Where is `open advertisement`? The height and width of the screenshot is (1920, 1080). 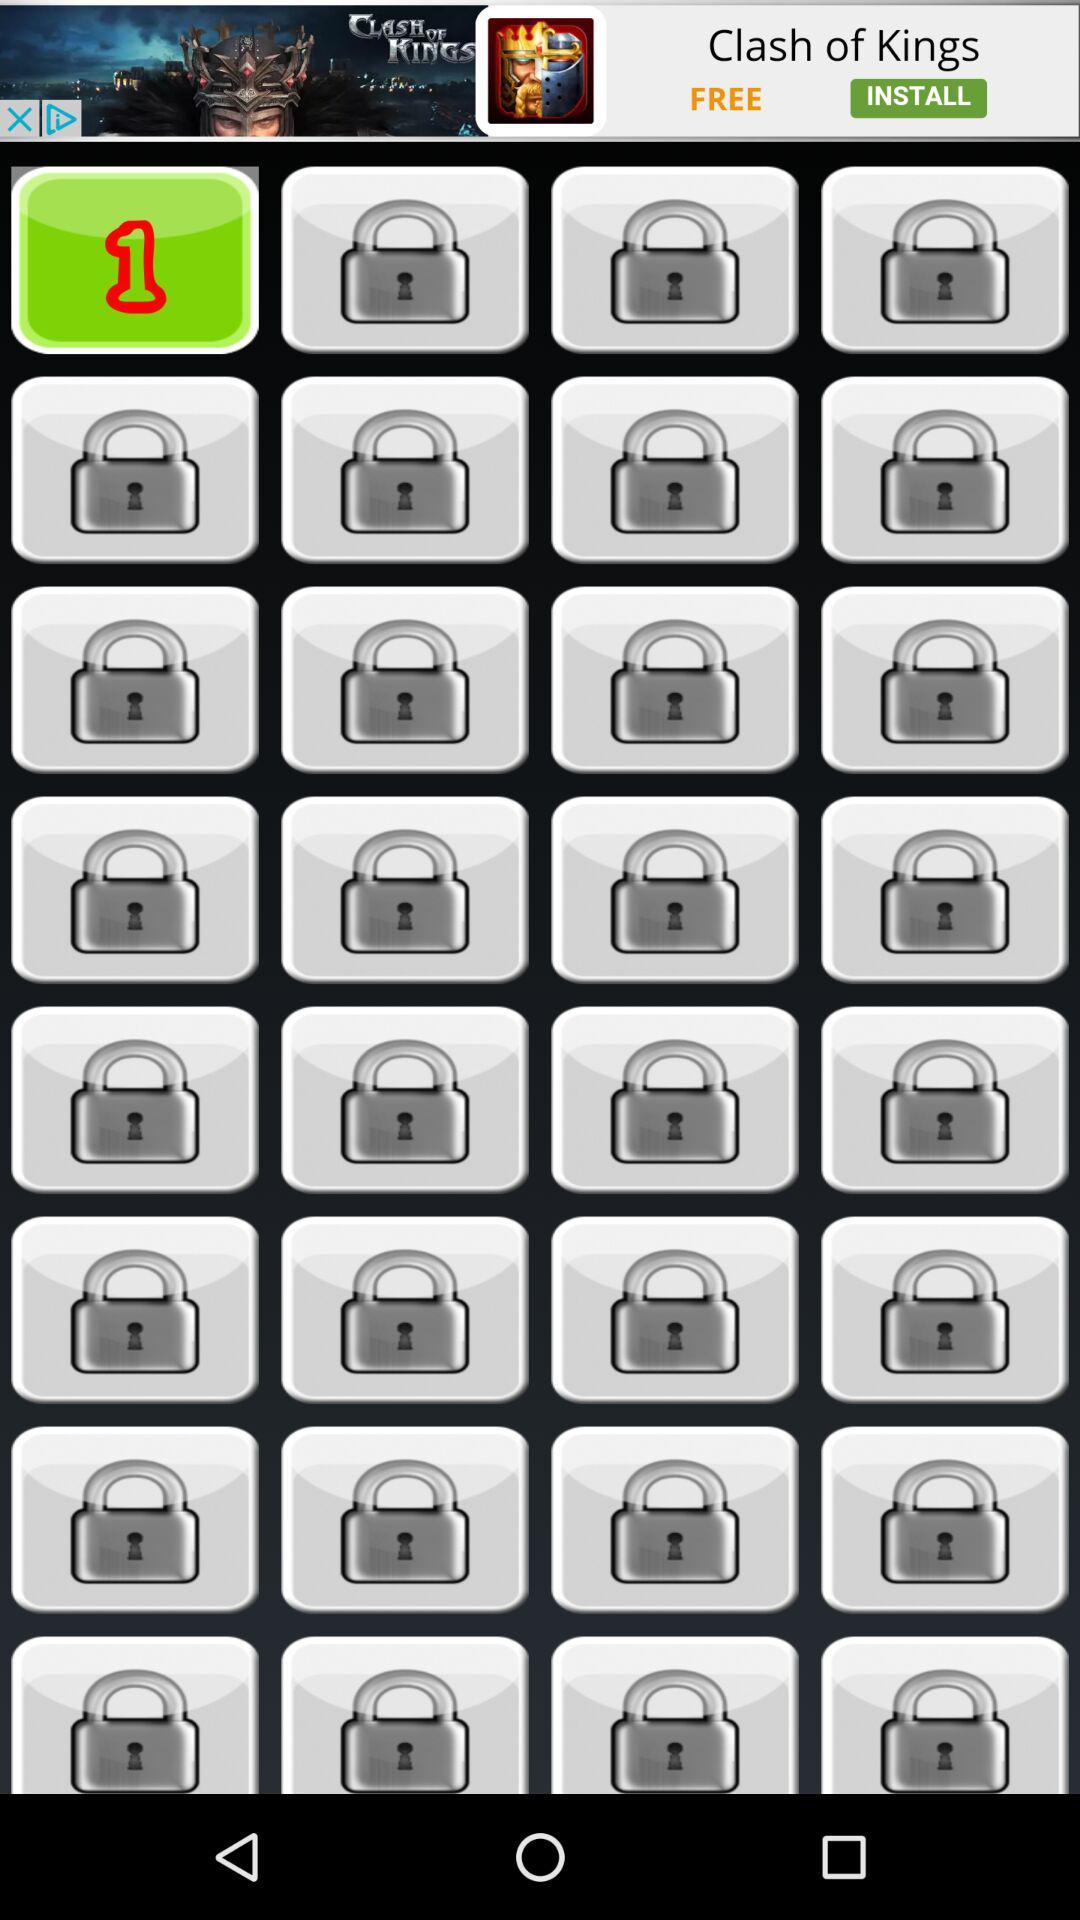
open advertisement is located at coordinates (540, 70).